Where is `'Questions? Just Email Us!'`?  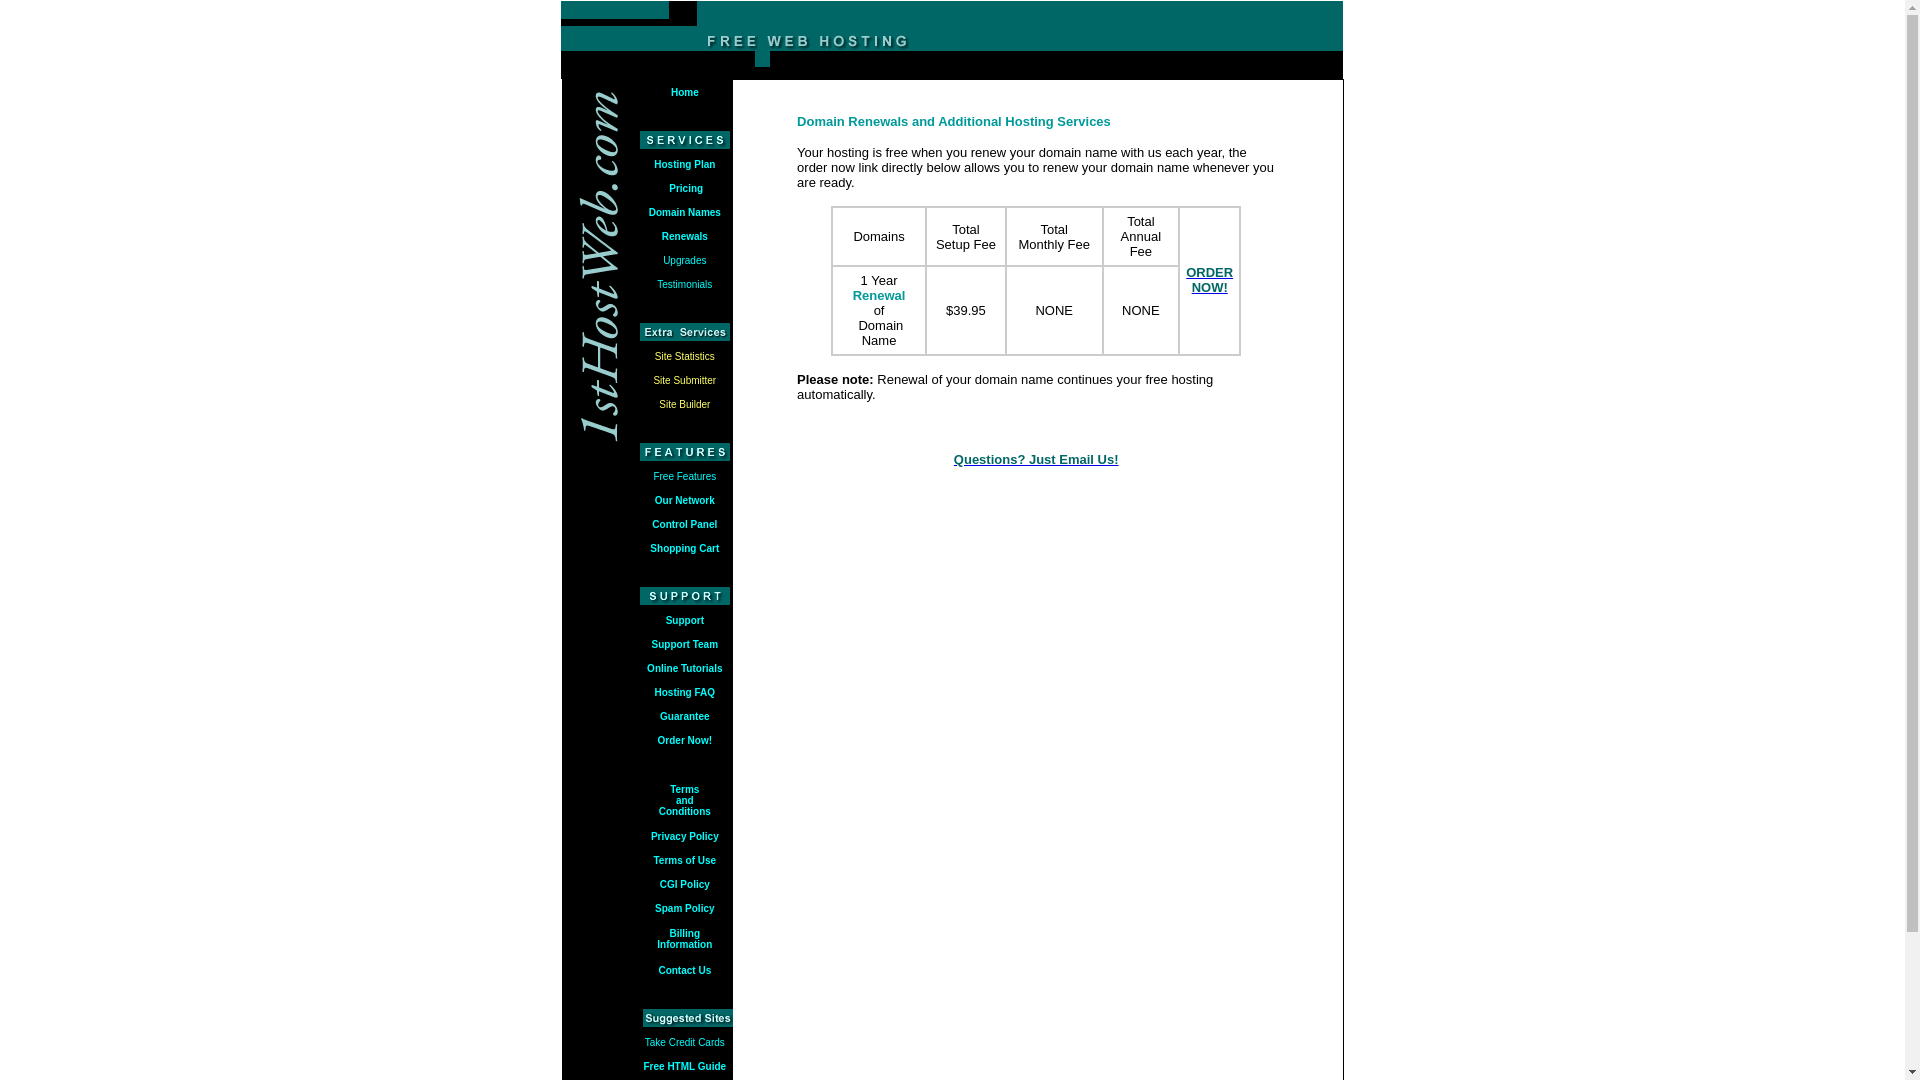 'Questions? Just Email Us!' is located at coordinates (1036, 458).